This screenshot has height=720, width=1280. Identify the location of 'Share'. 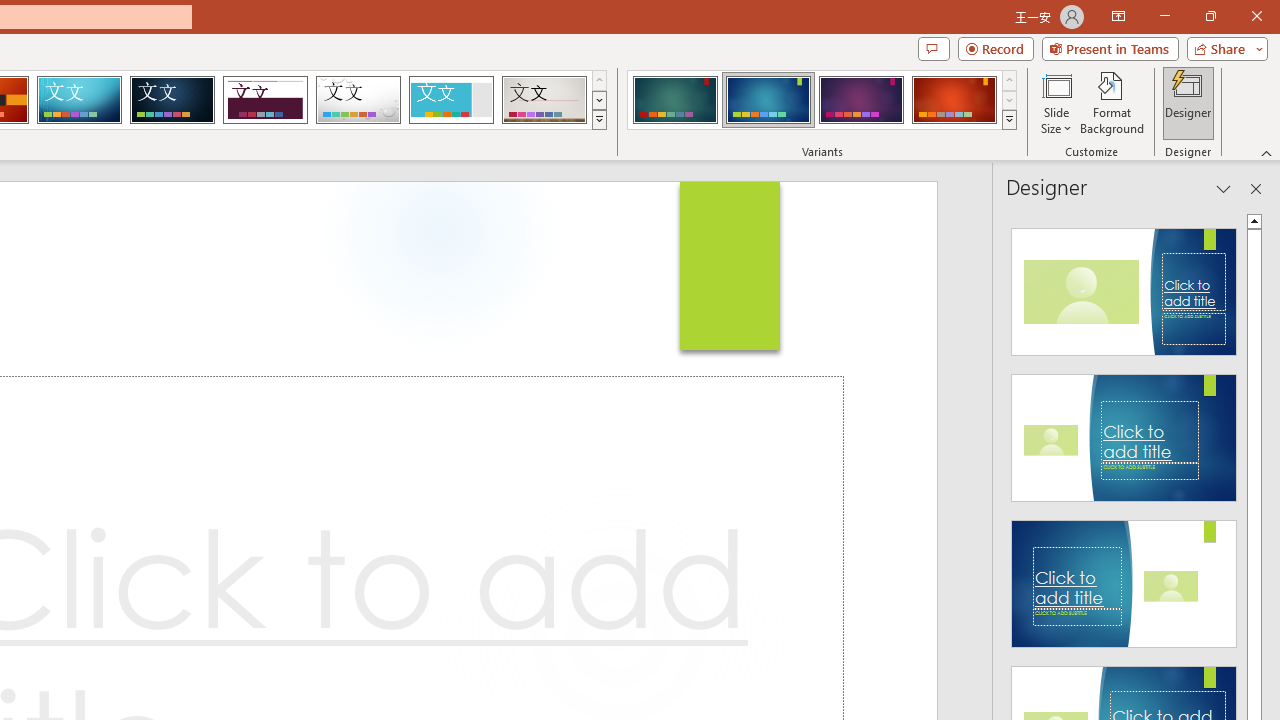
(1222, 47).